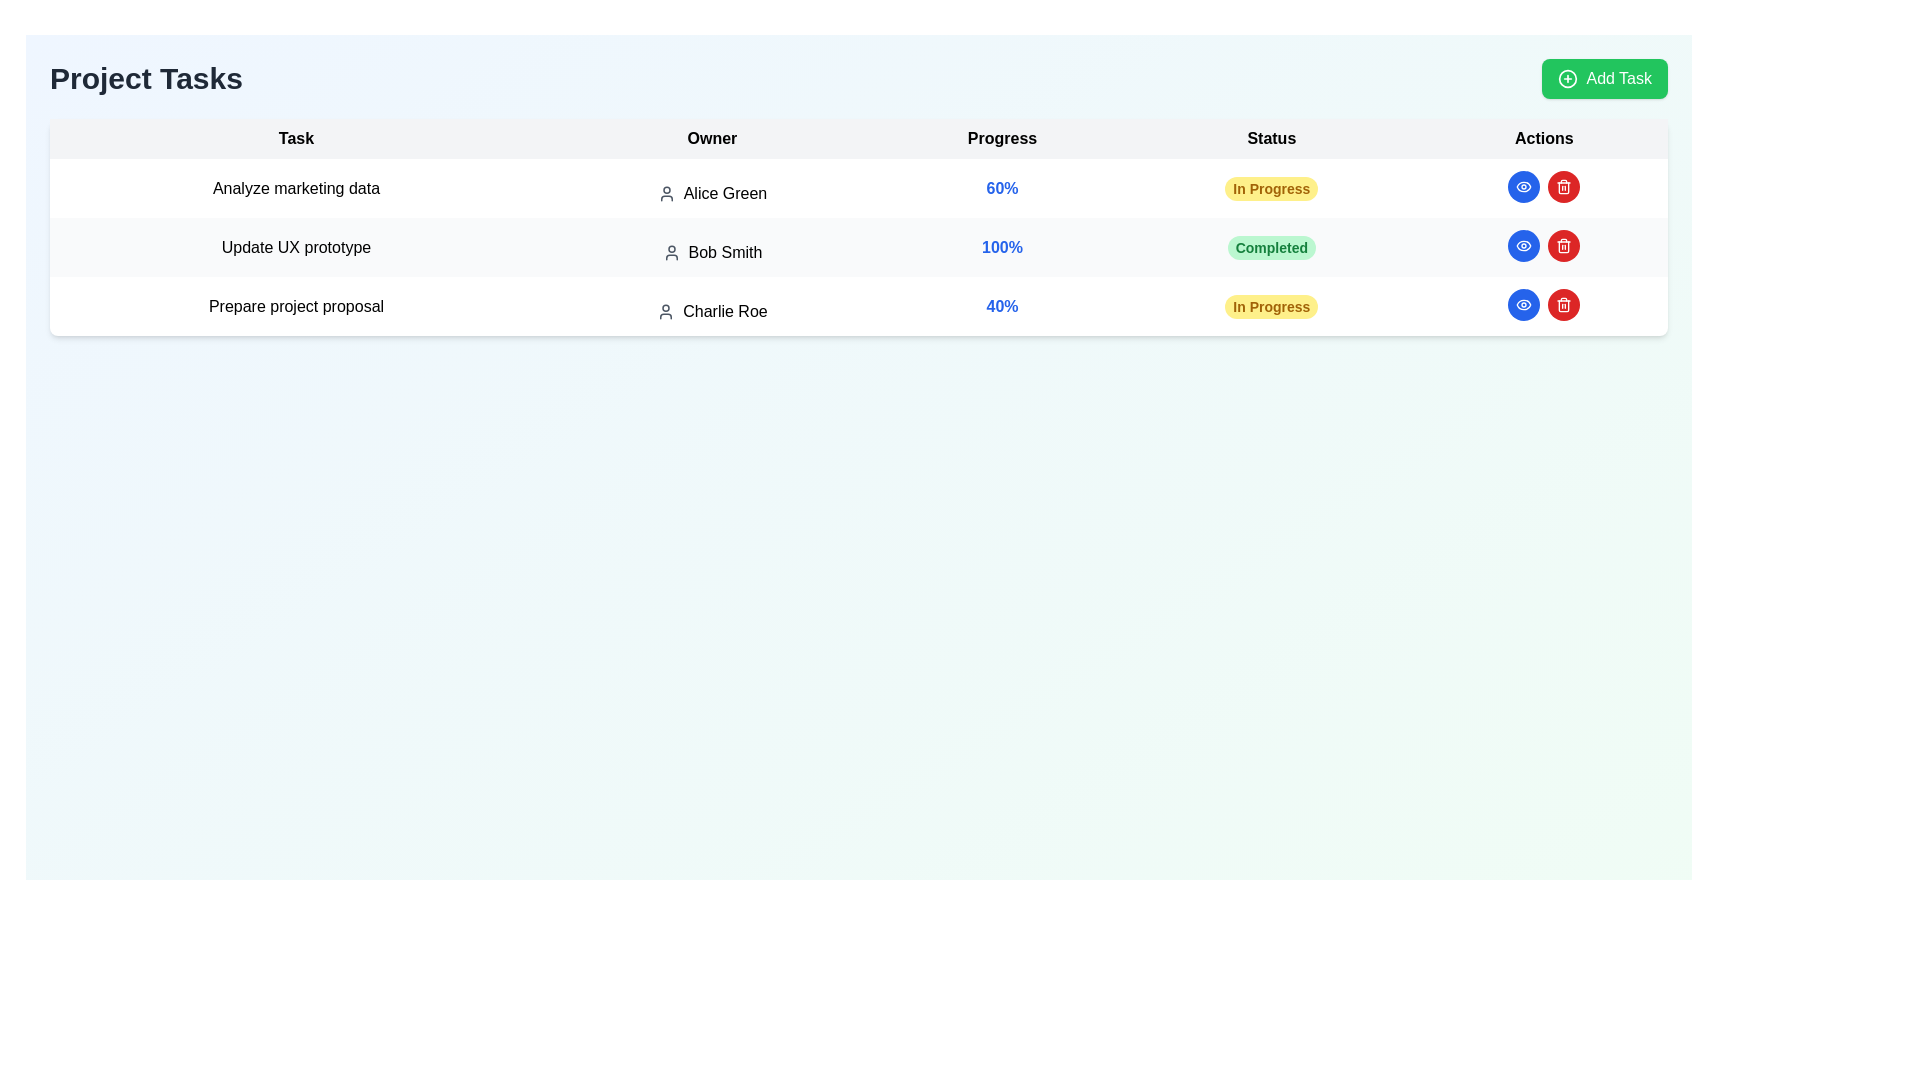  I want to click on text content displayed on the badge-like UI component with a yellow background that shows 'In Progress' in the 'Status' column of the first row of the task table, so click(1270, 188).